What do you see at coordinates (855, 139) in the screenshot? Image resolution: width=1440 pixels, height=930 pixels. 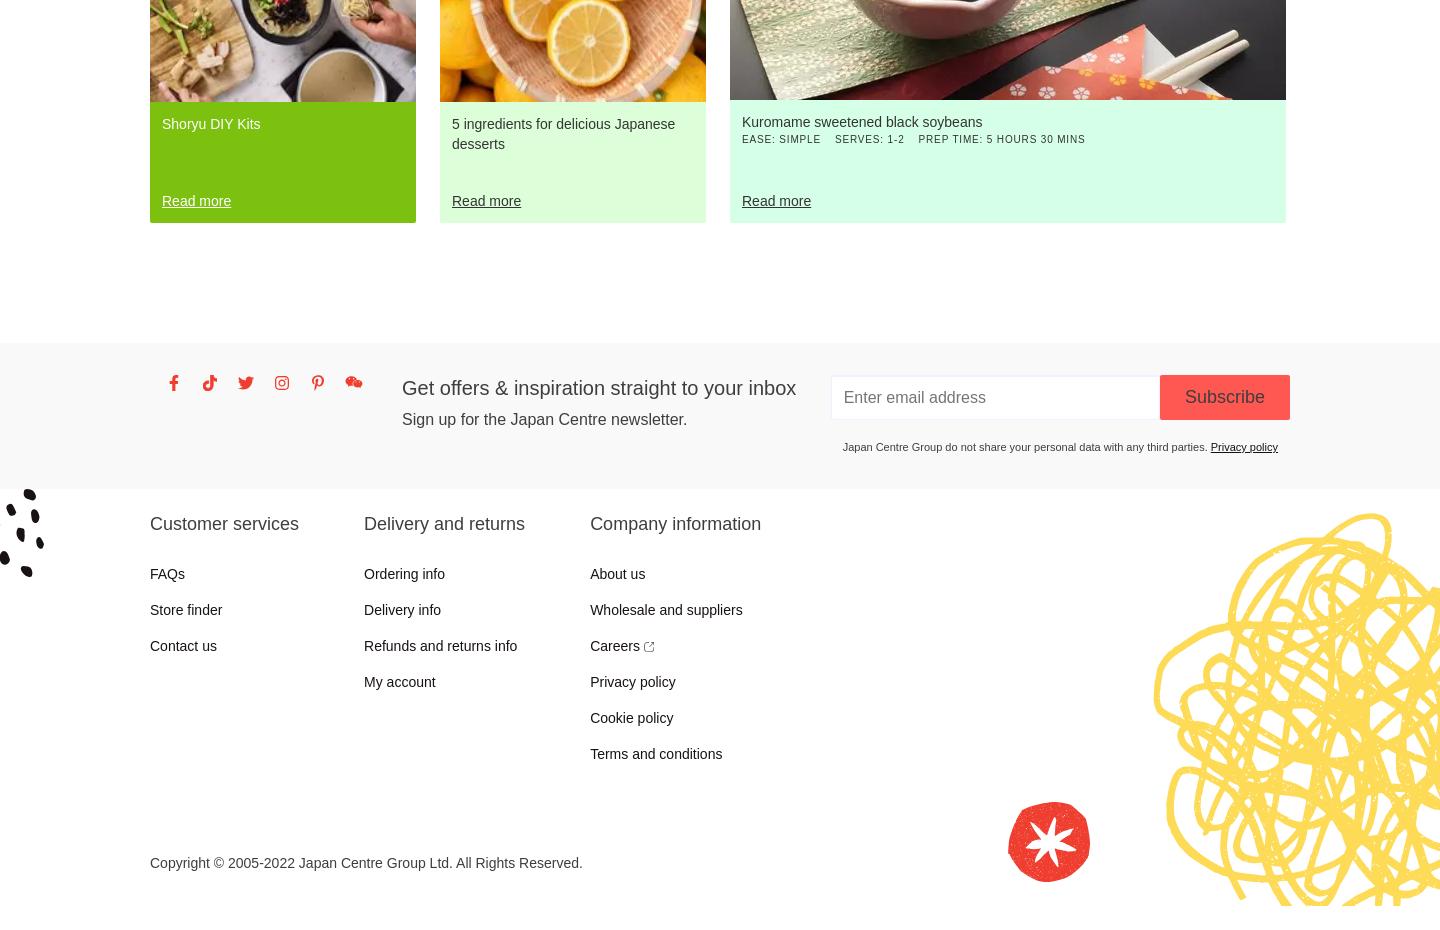 I see `'Serves'` at bounding box center [855, 139].